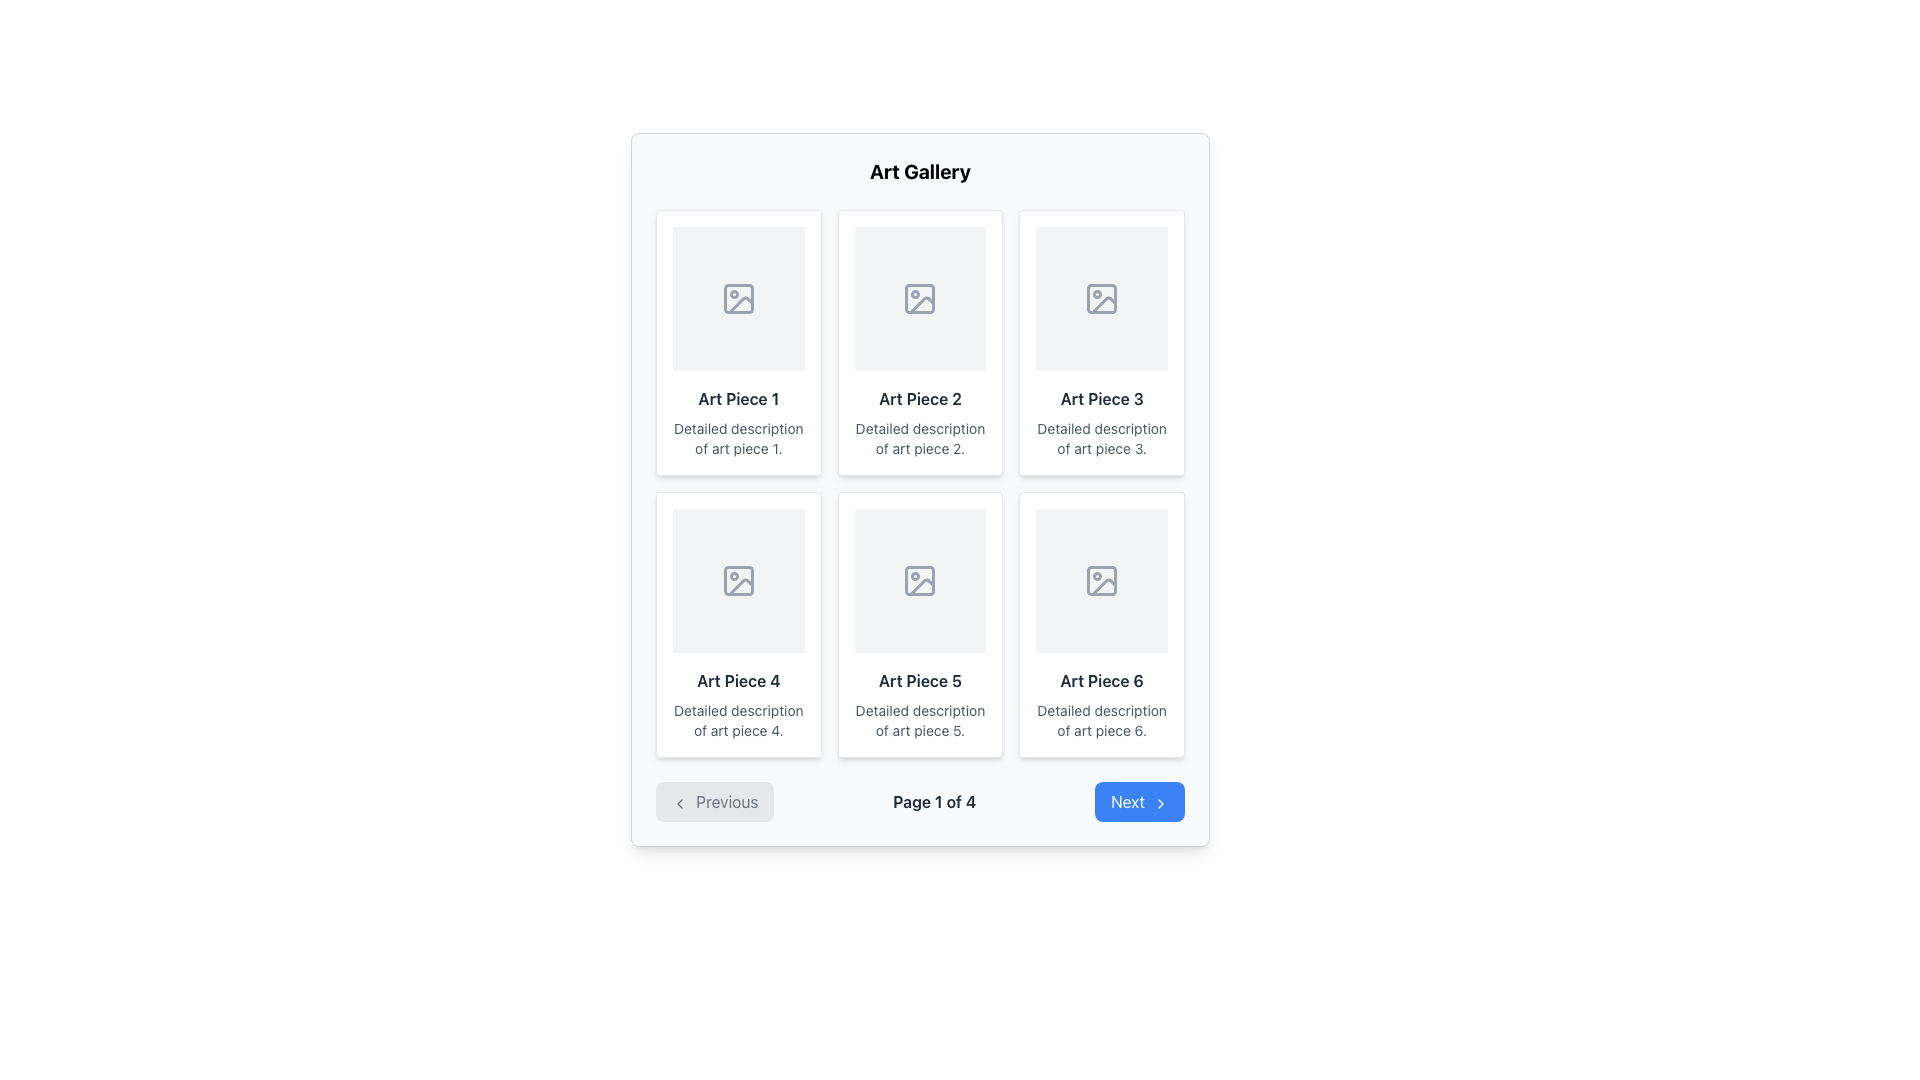 This screenshot has width=1920, height=1080. What do you see at coordinates (737, 721) in the screenshot?
I see `the static text block displaying 'Detailed description of art piece 4.' located below the title 'Art Piece 4' in the second row of the gallery layout` at bounding box center [737, 721].